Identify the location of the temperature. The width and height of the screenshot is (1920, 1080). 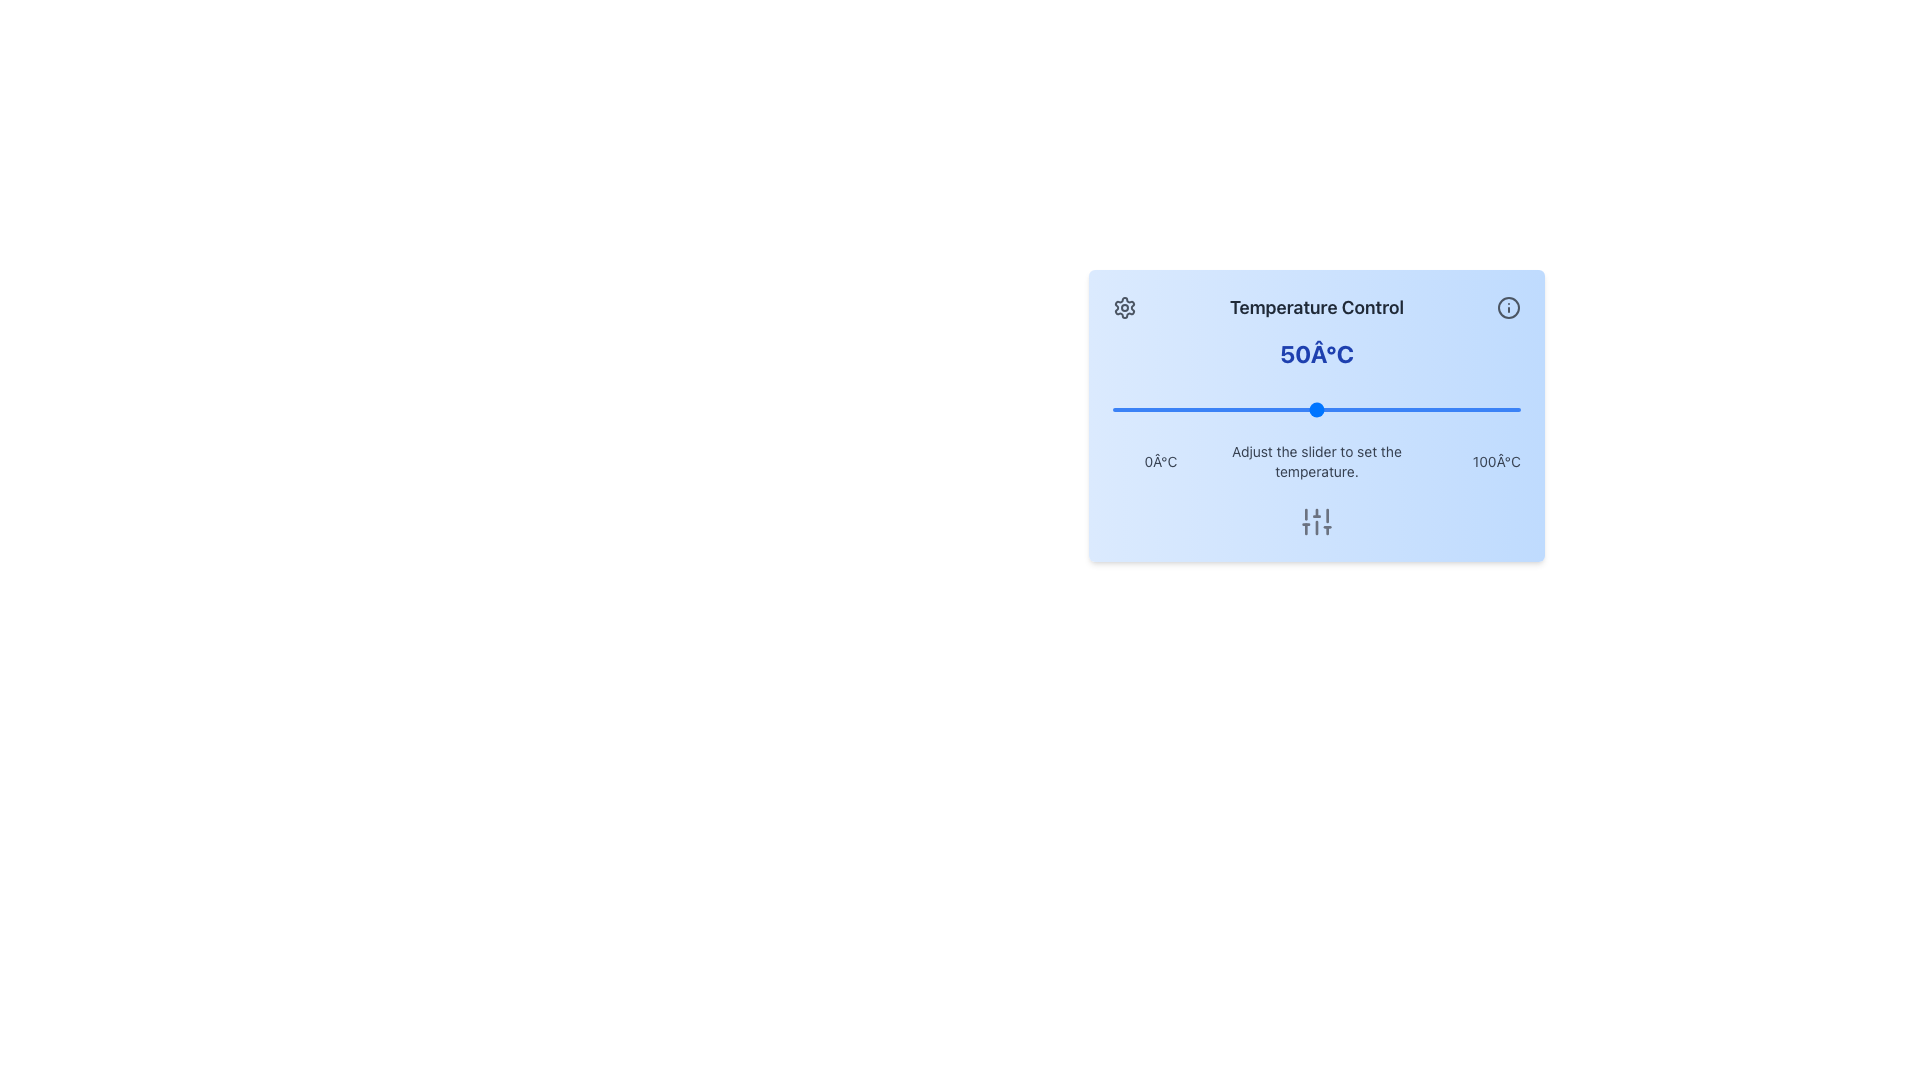
(1186, 408).